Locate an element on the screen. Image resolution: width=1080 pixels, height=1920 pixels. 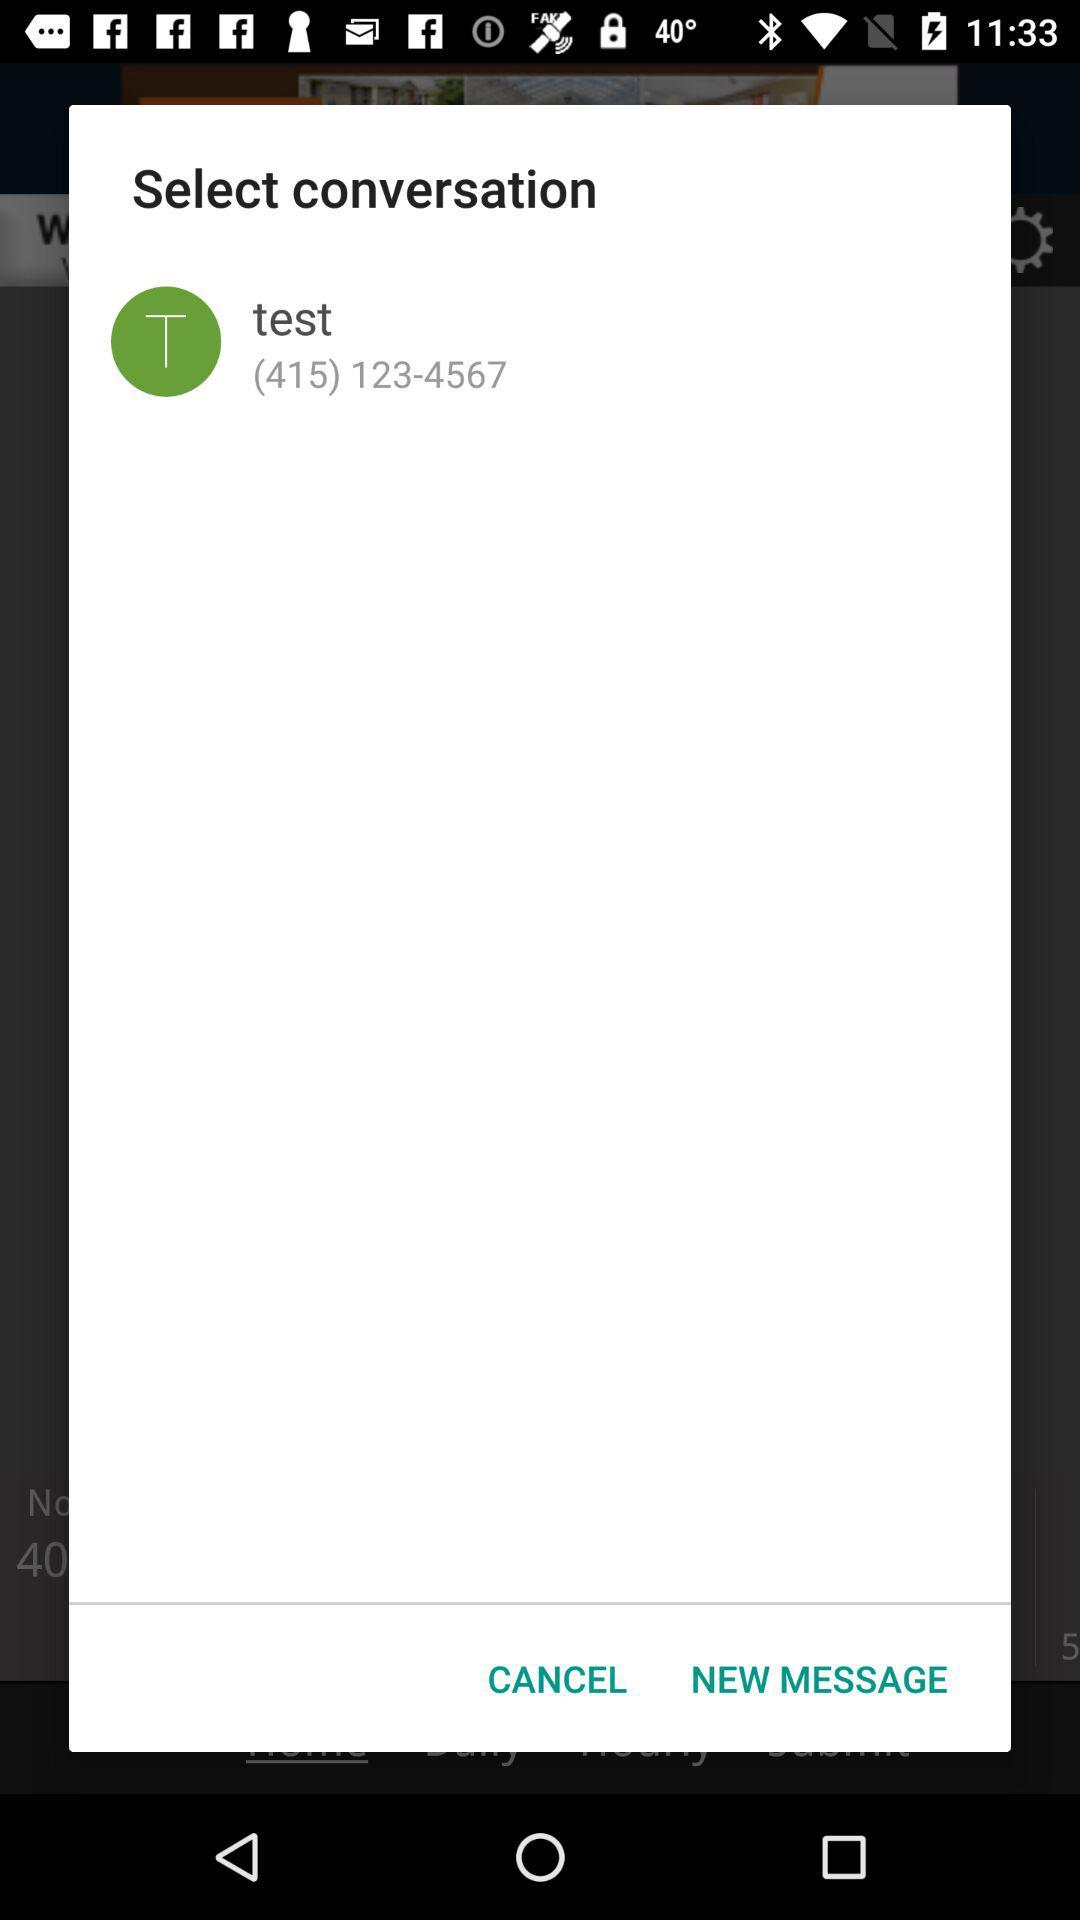
the icon below the select conversation is located at coordinates (165, 341).